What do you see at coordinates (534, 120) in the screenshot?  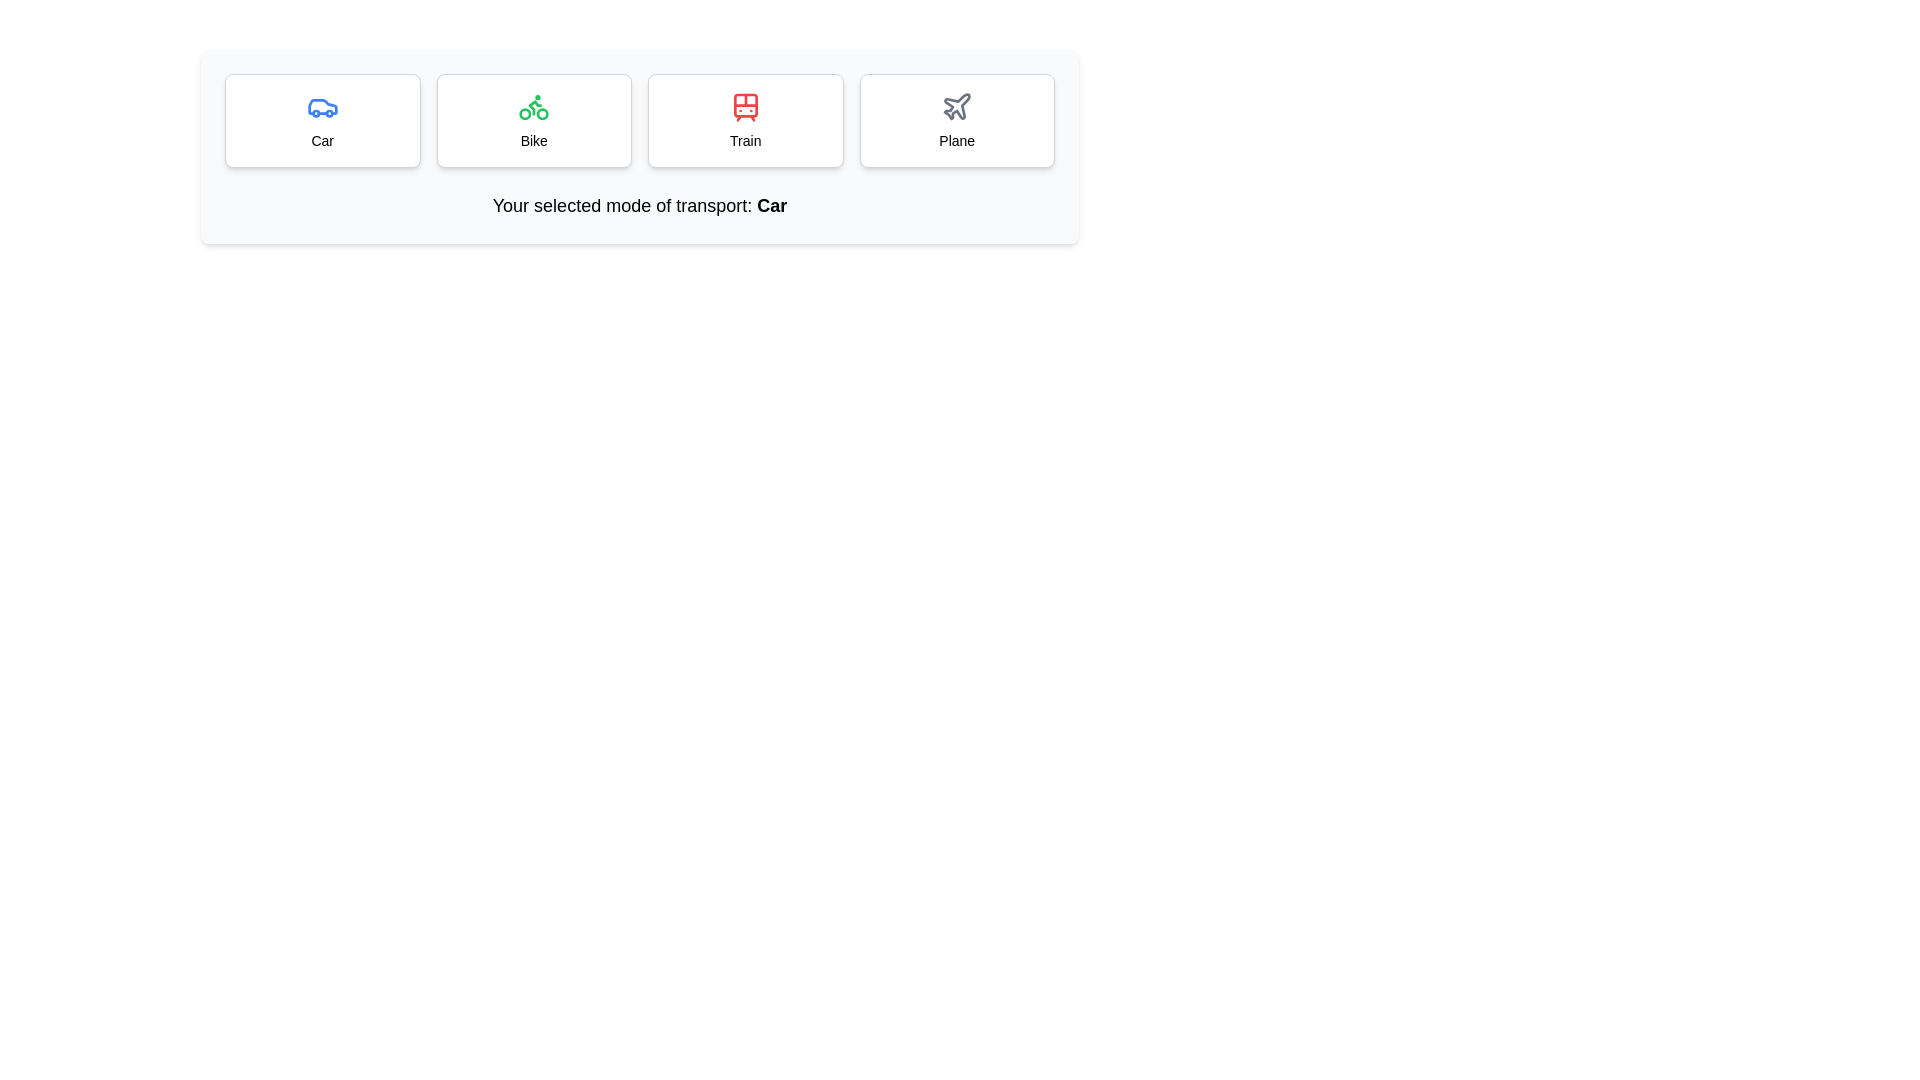 I see `on the Interactive Card labeled 'Bike'` at bounding box center [534, 120].